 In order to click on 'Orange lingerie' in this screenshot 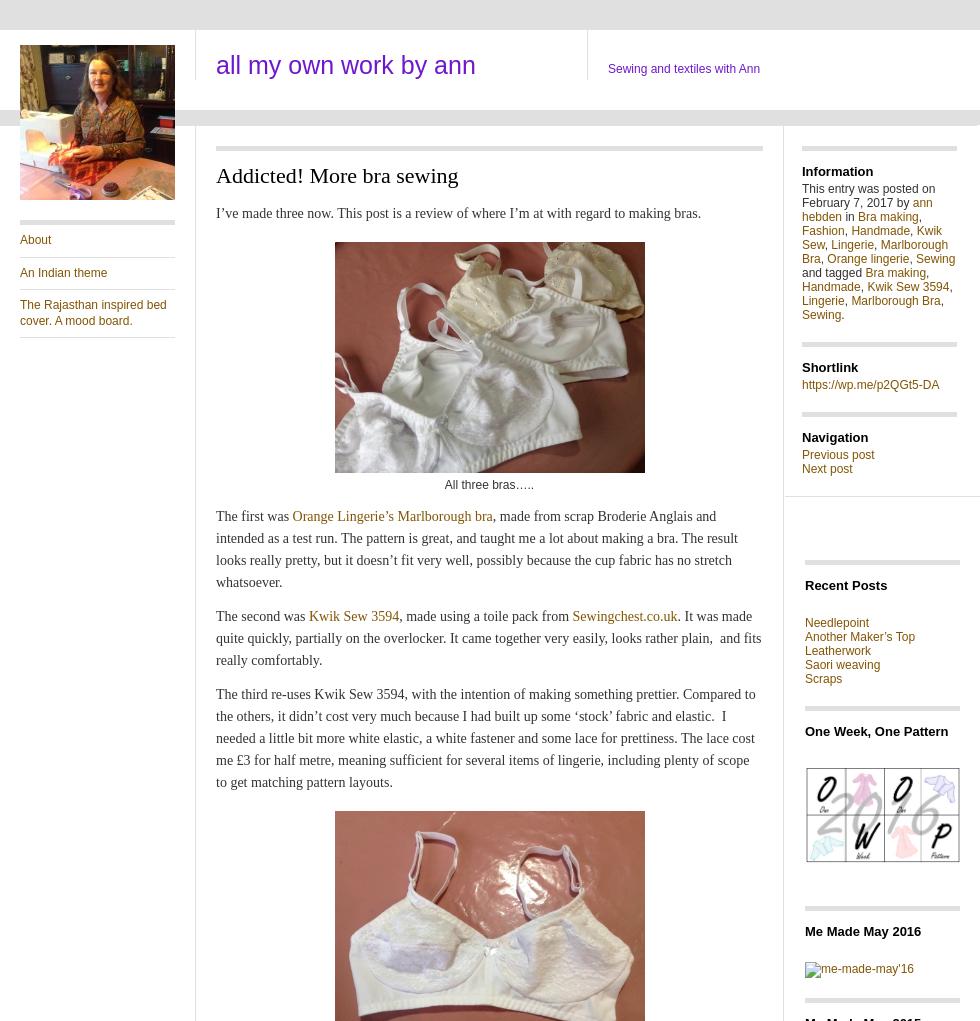, I will do `click(827, 258)`.